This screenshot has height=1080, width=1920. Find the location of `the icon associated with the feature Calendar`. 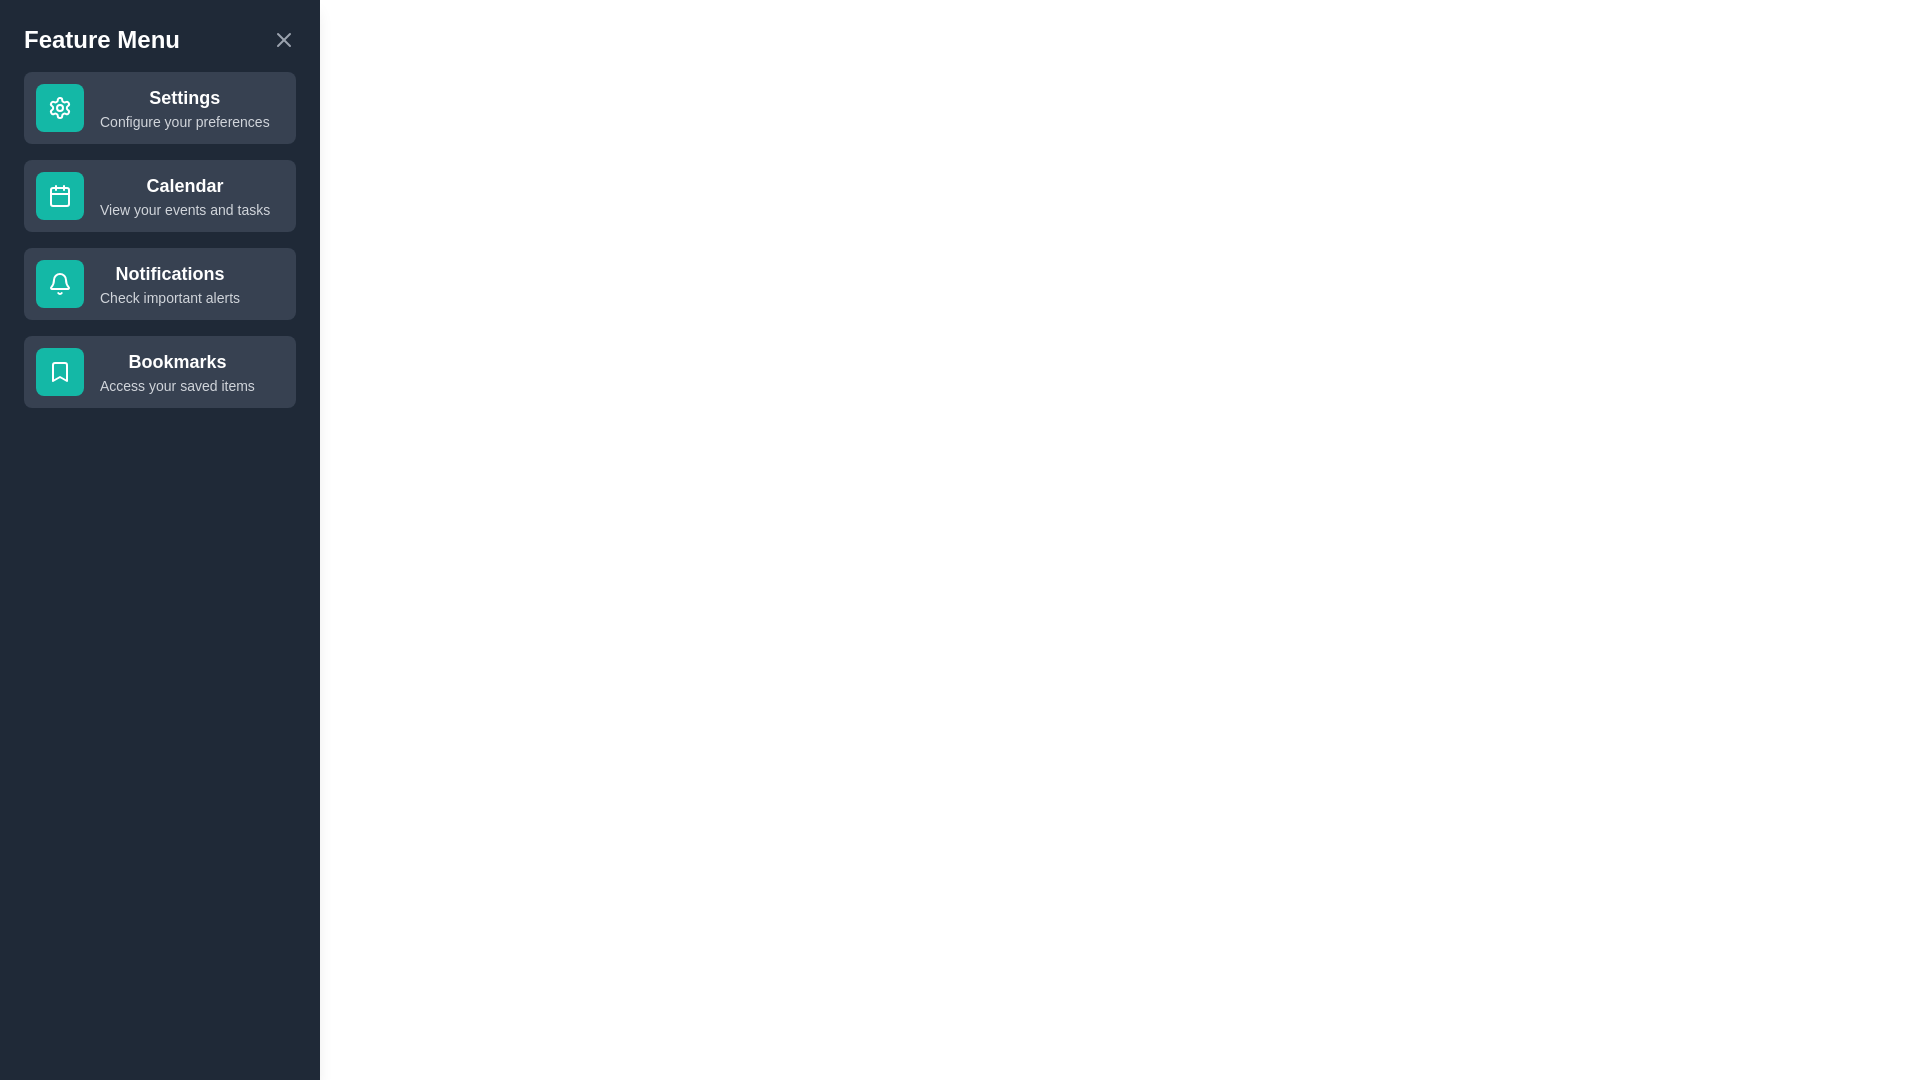

the icon associated with the feature Calendar is located at coordinates (59, 196).